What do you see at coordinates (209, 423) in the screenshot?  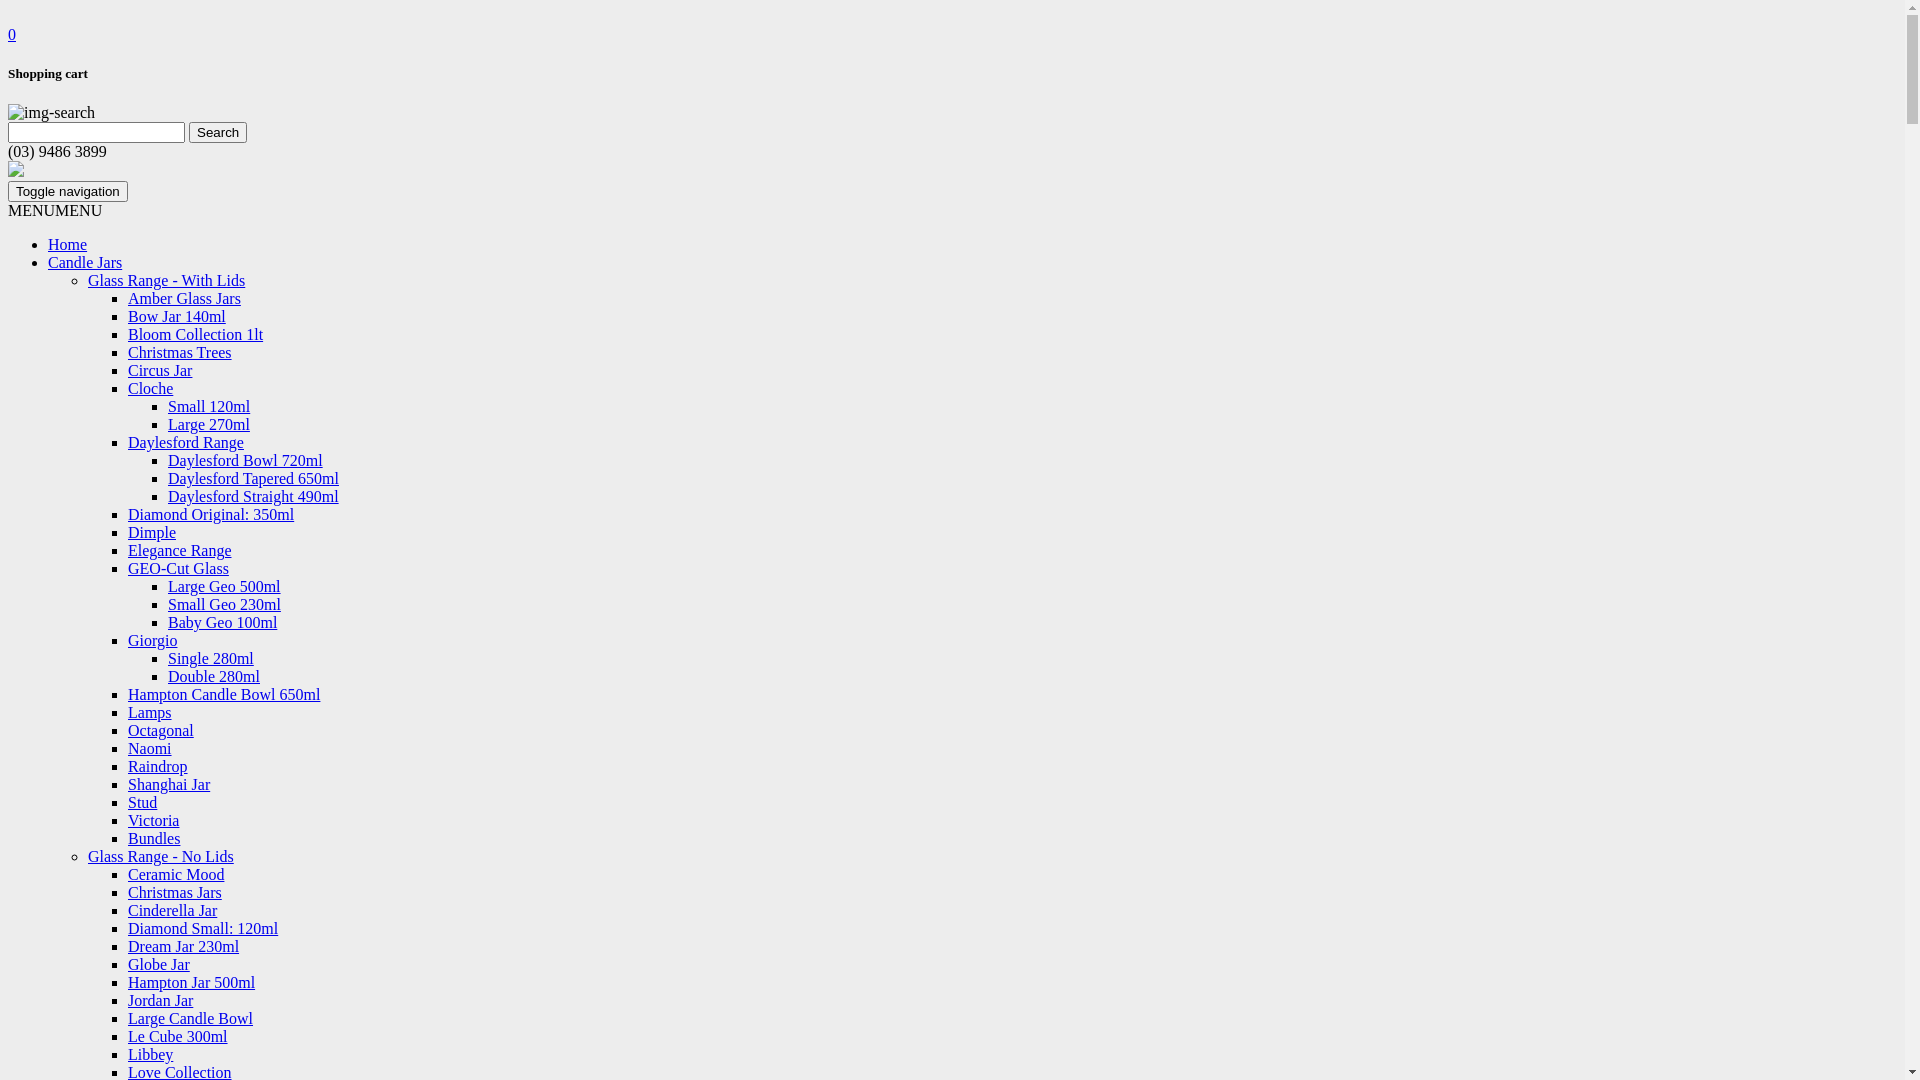 I see `'Large 270ml'` at bounding box center [209, 423].